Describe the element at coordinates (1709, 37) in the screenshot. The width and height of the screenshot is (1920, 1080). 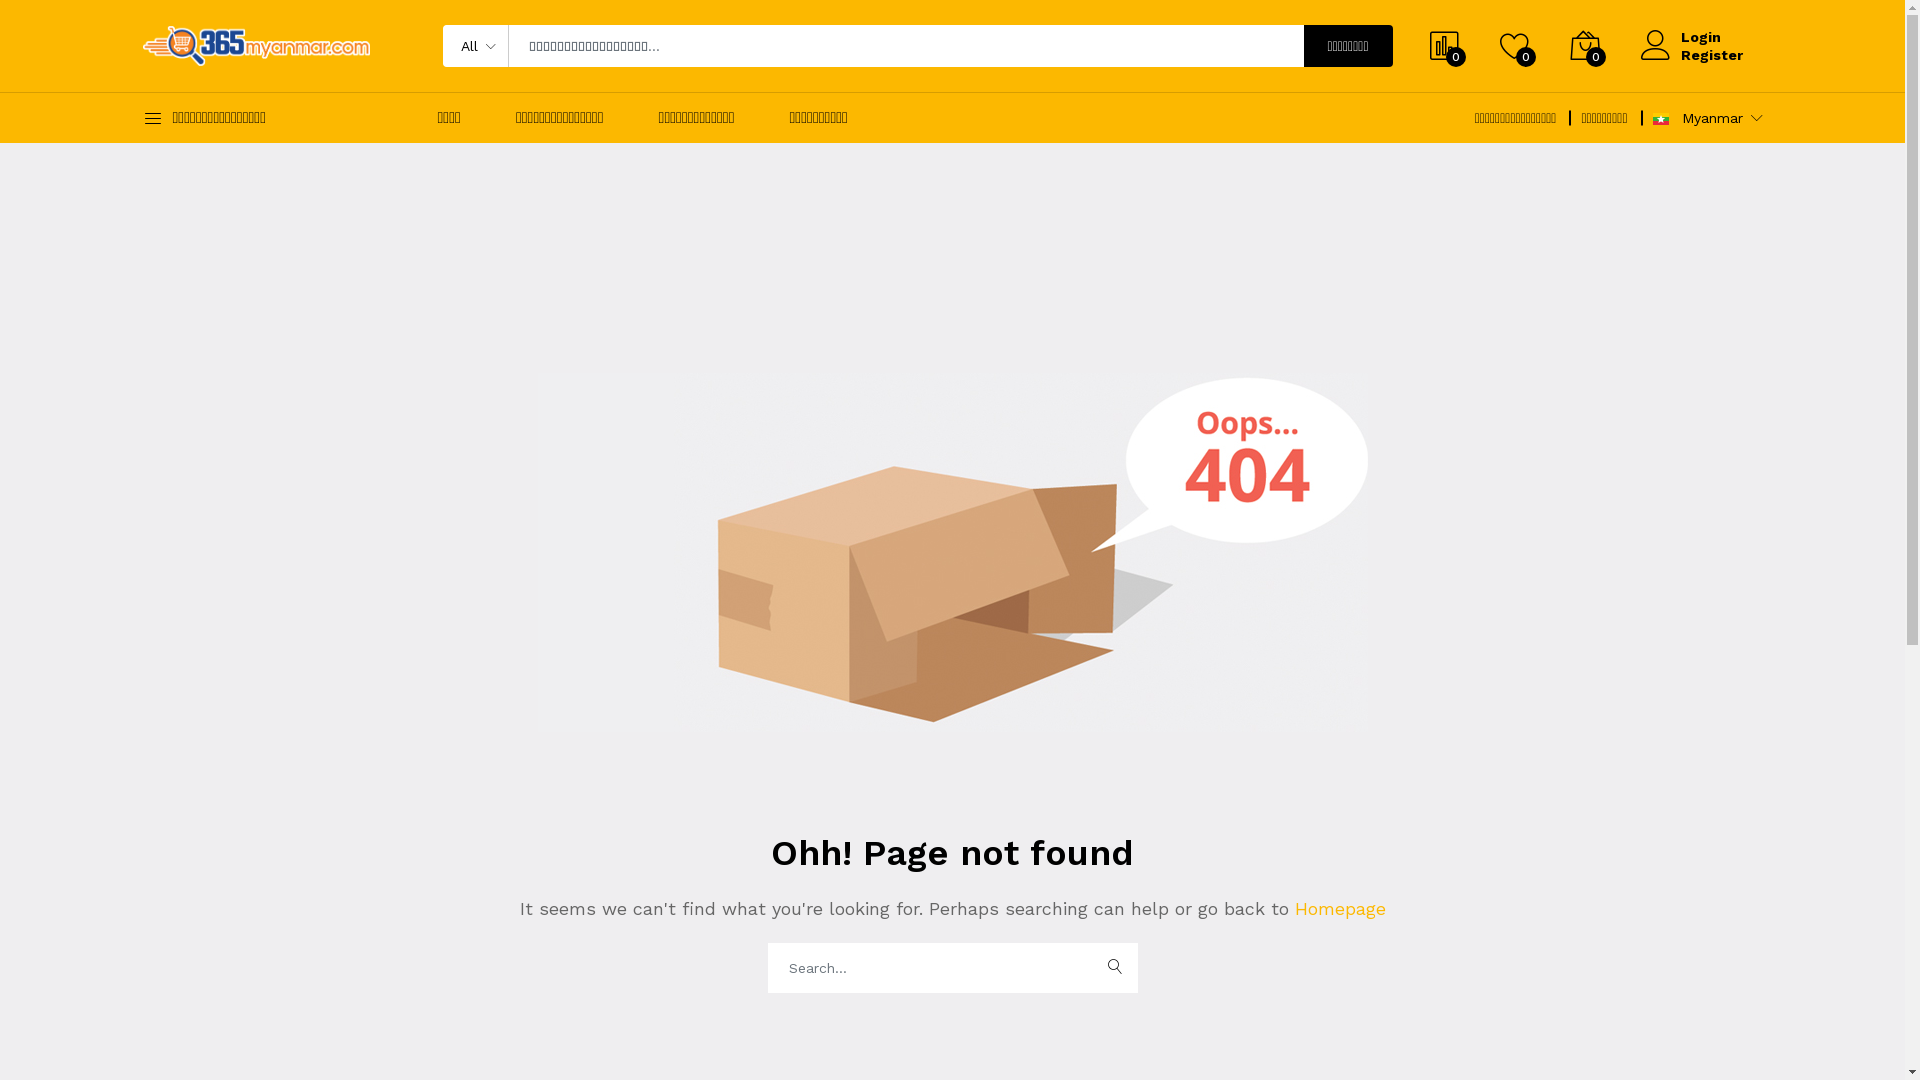
I see `'Login'` at that location.